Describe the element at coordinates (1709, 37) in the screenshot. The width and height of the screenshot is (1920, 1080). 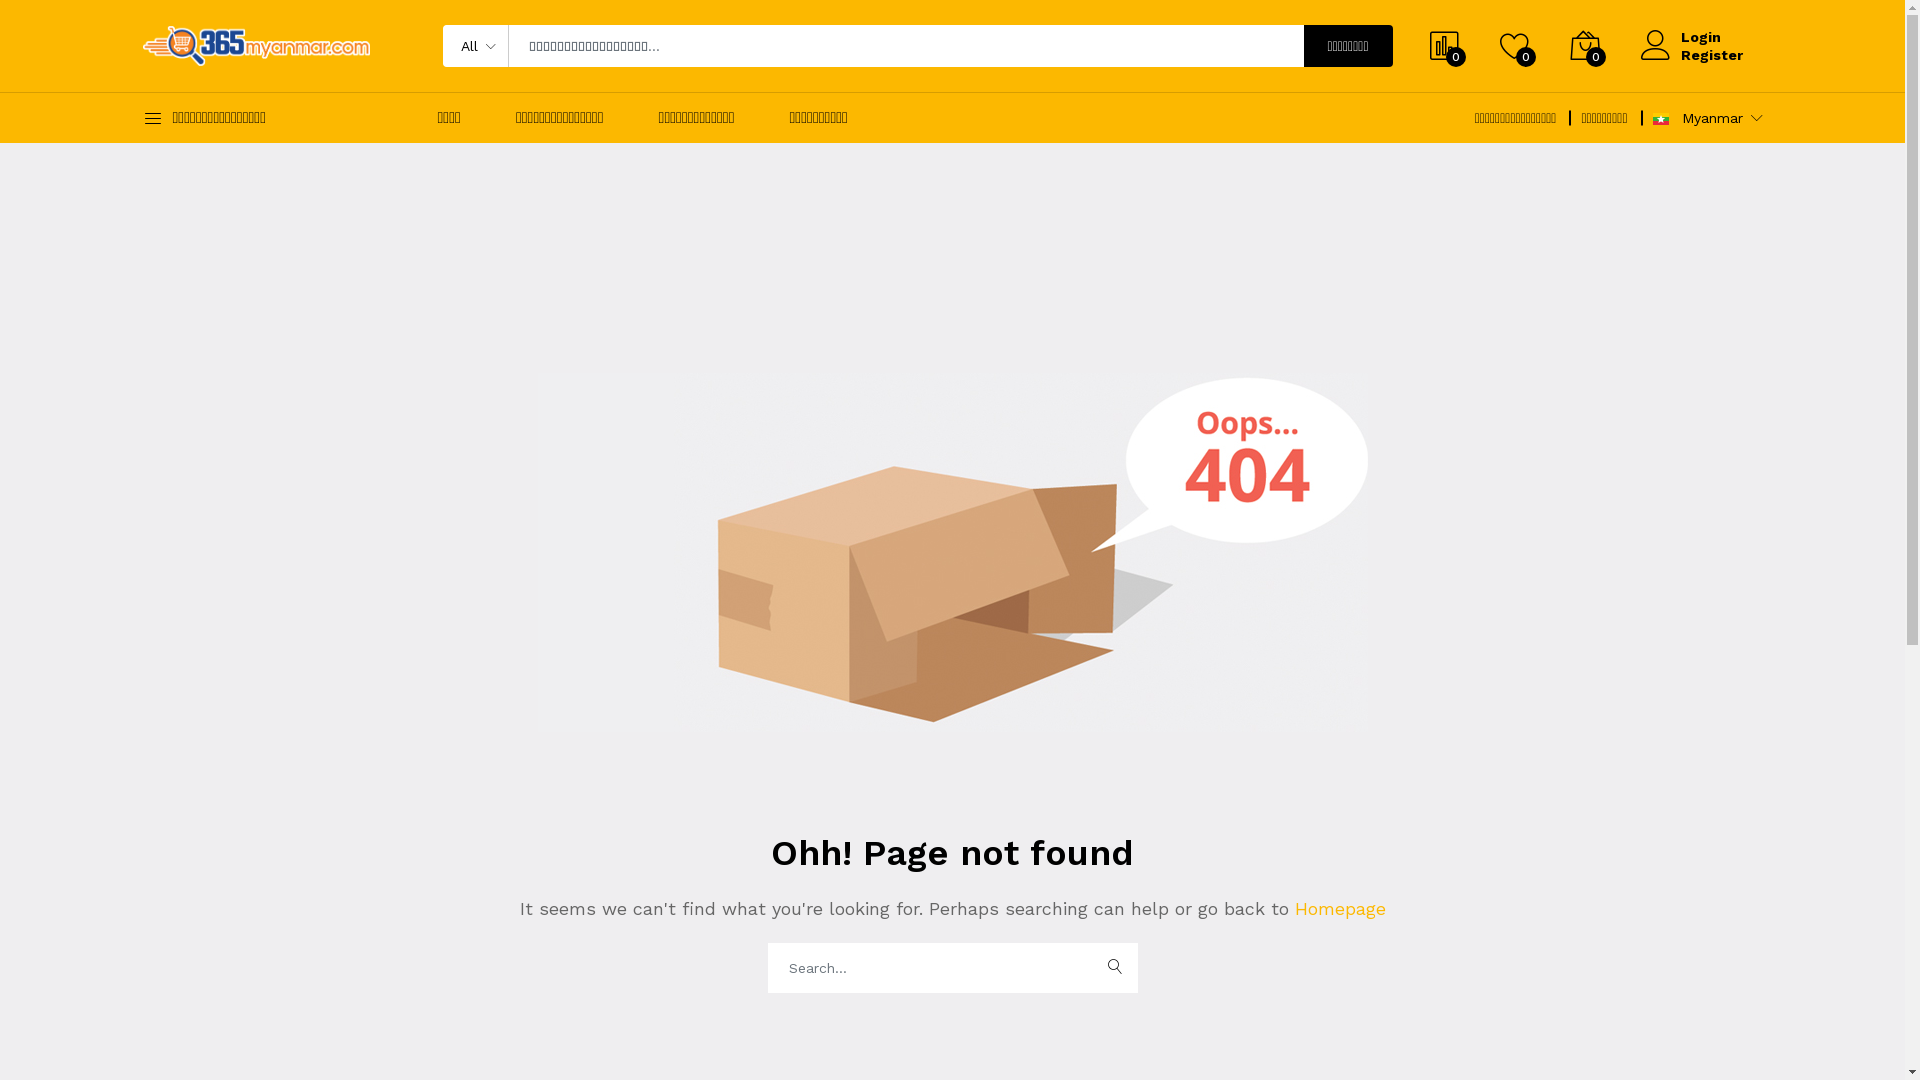
I see `'Login'` at that location.